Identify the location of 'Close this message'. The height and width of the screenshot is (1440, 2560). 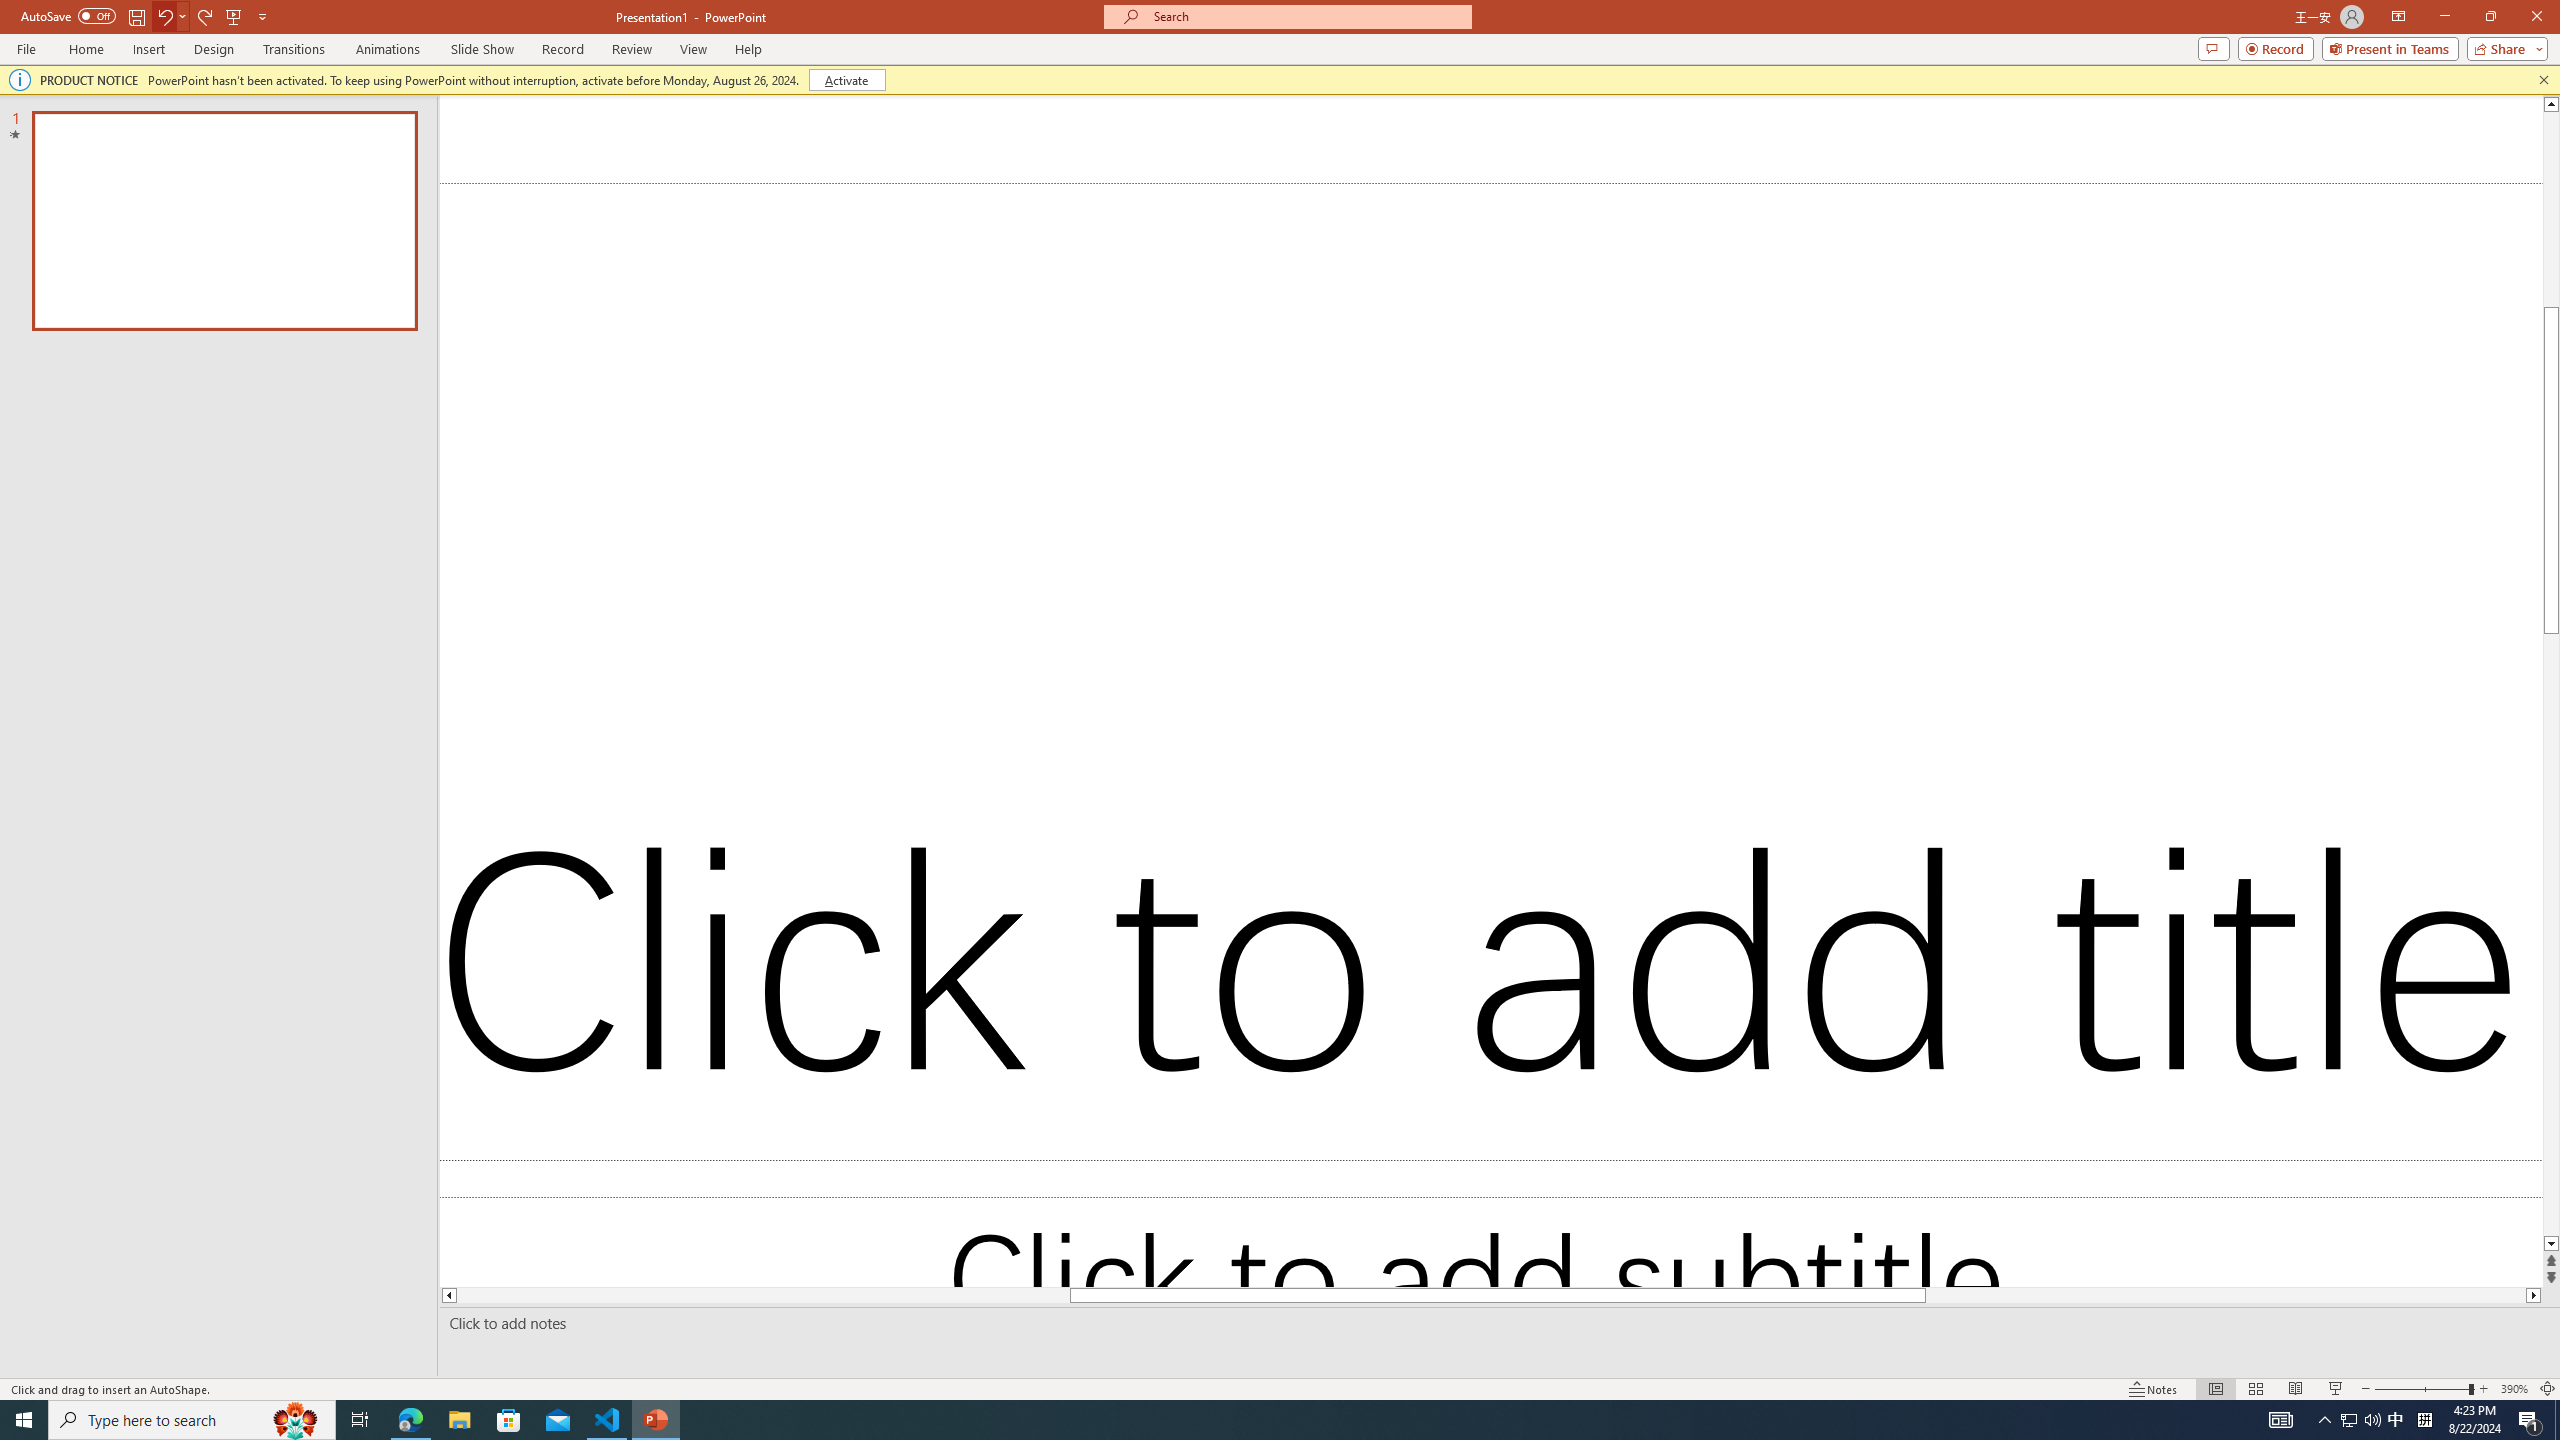
(2543, 78).